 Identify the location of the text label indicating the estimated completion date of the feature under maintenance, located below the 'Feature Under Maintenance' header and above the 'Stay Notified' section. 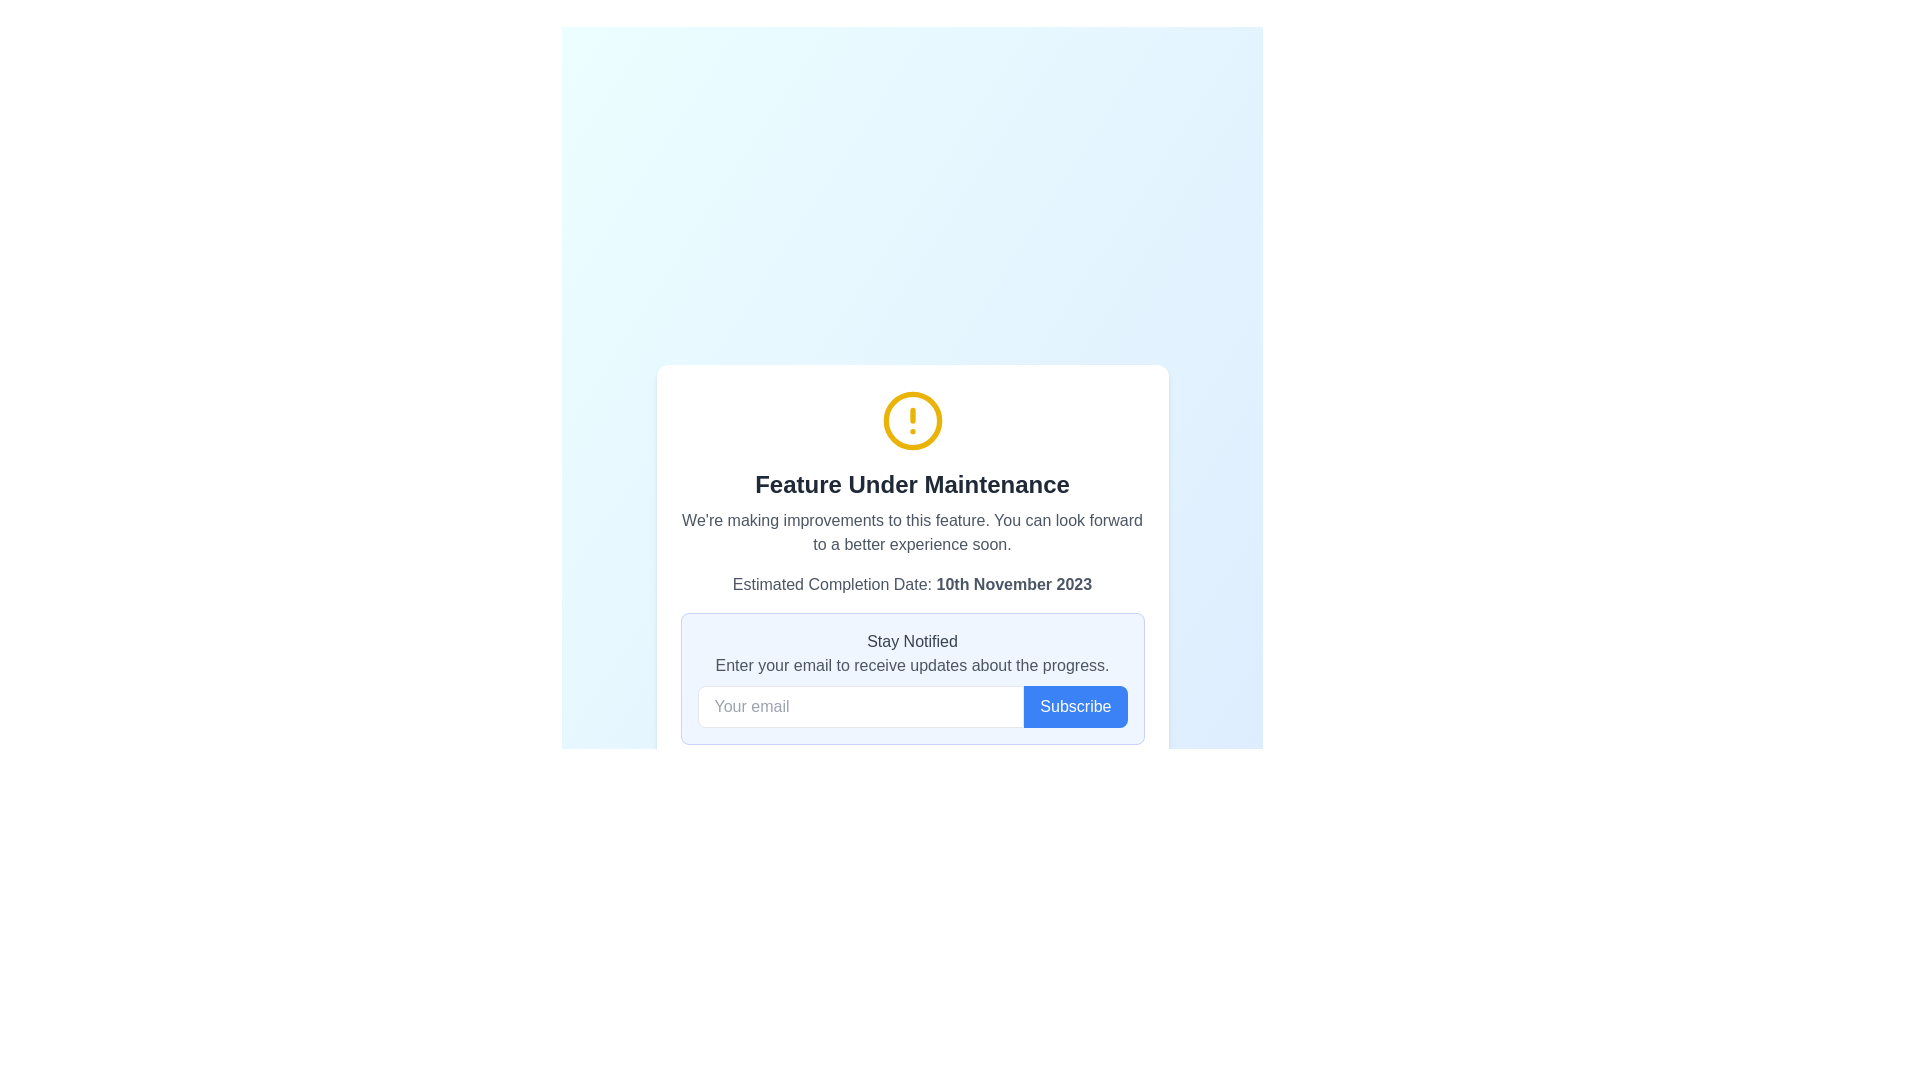
(911, 585).